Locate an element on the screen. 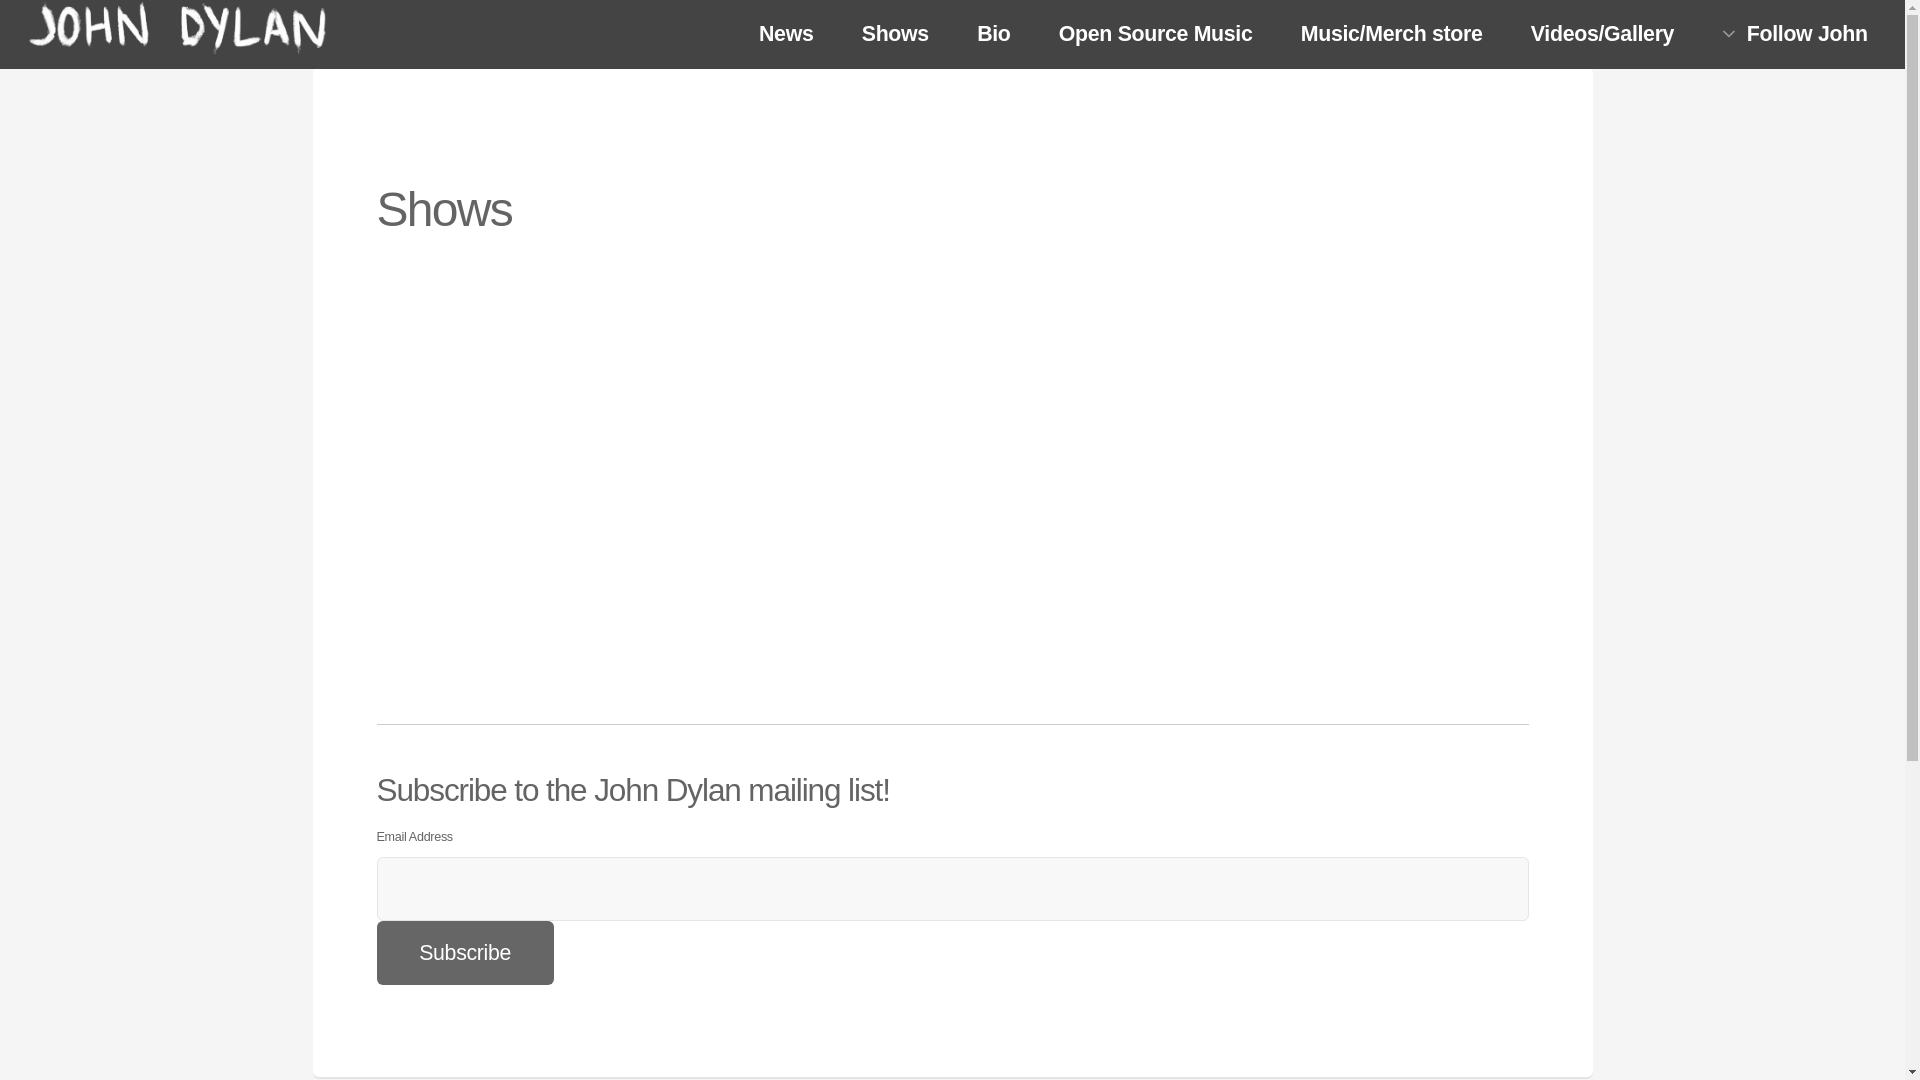 The image size is (1920, 1080). 'Subscribe' is located at coordinates (463, 951).